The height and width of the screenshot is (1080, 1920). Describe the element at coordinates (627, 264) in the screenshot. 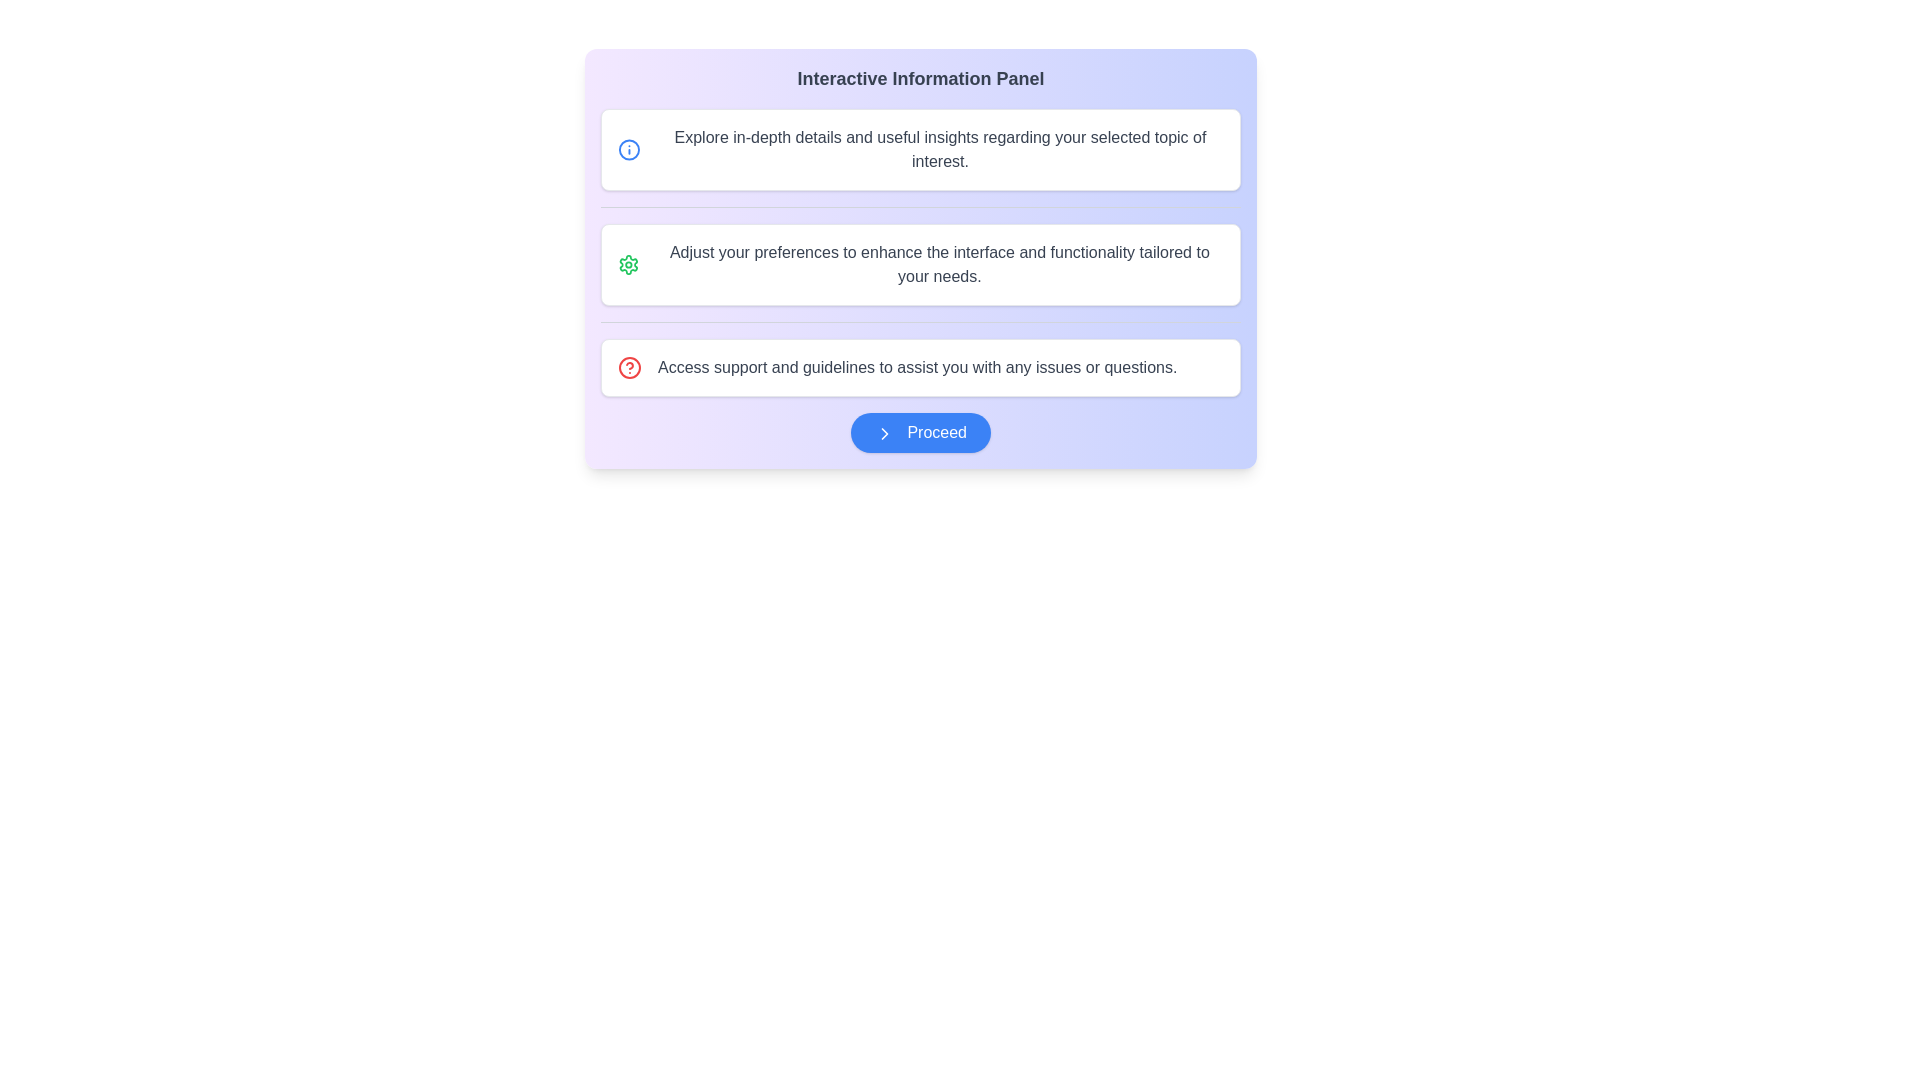

I see `the settings icon, which is part of the button in the second row of the panel, located between the 'Explore in-depth details' button and the 'Access support and guidelines' button` at that location.